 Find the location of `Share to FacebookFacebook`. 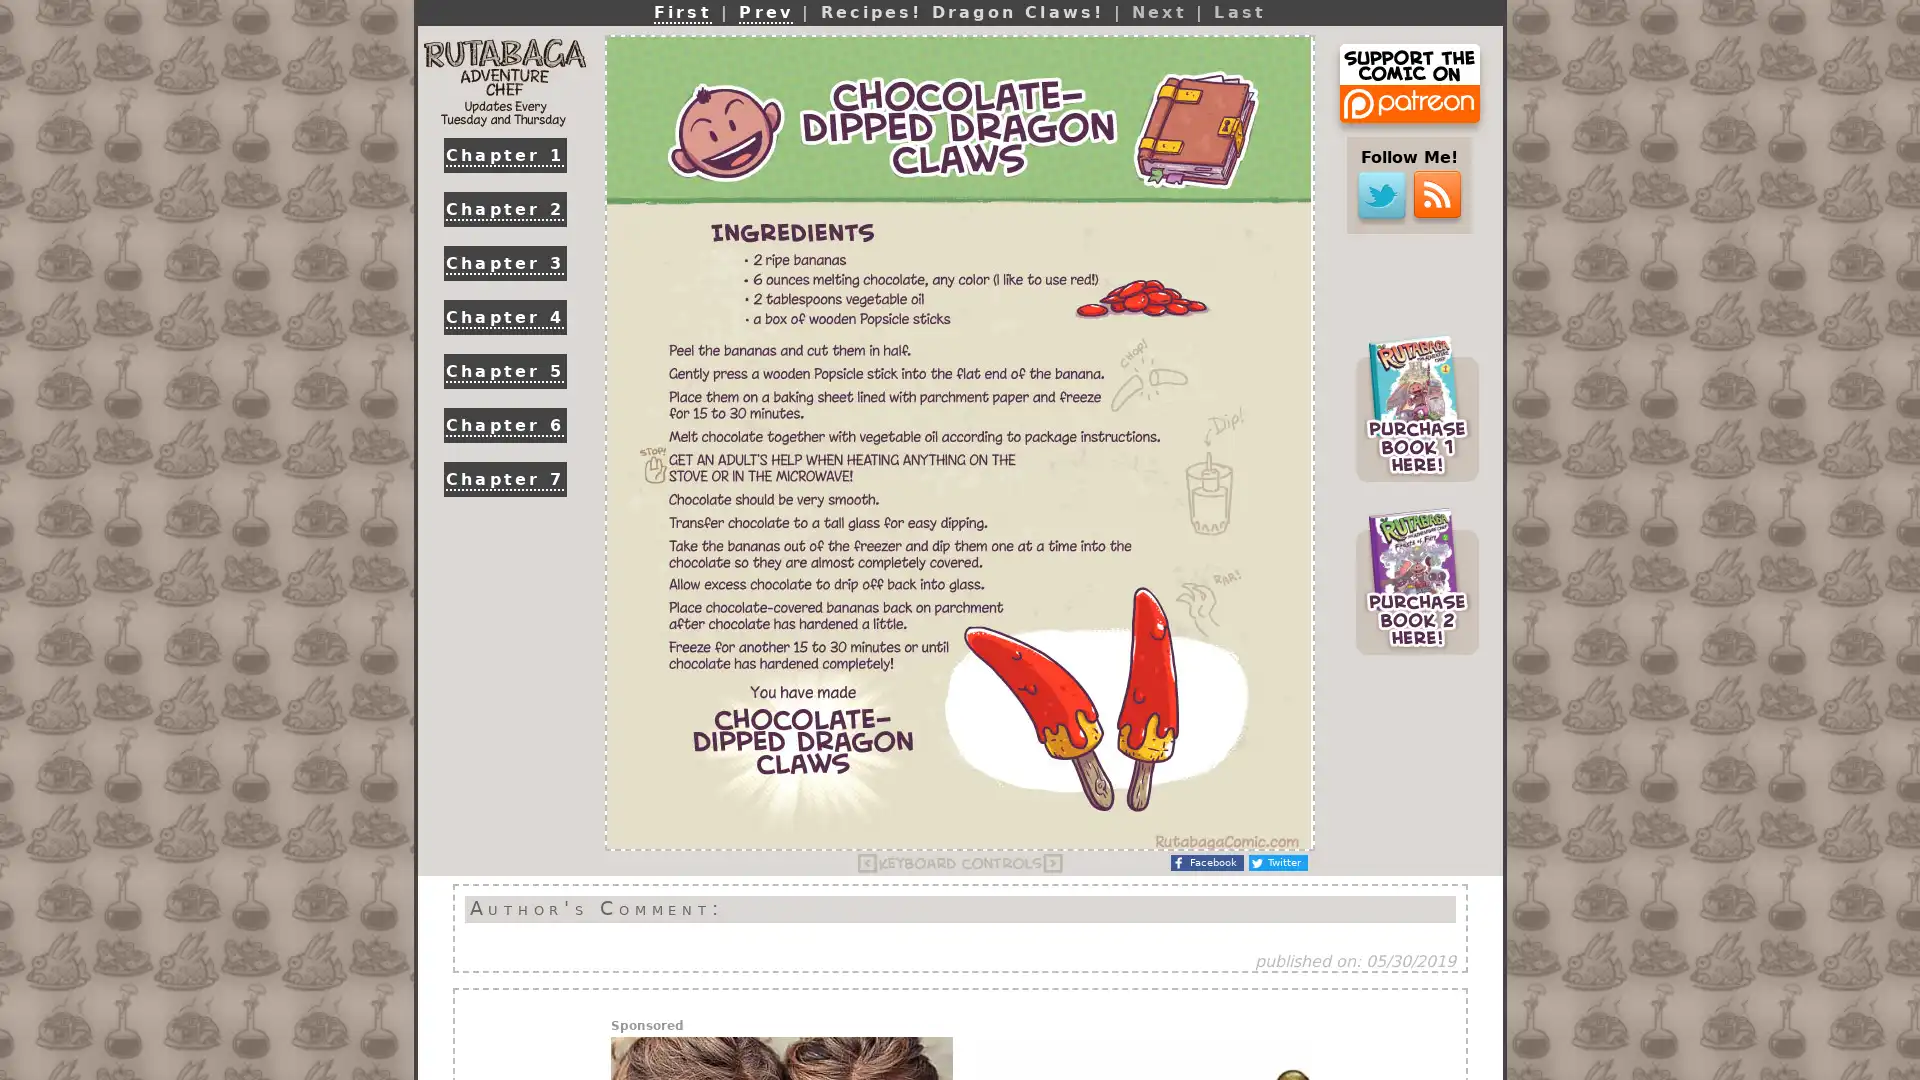

Share to FacebookFacebook is located at coordinates (1206, 862).